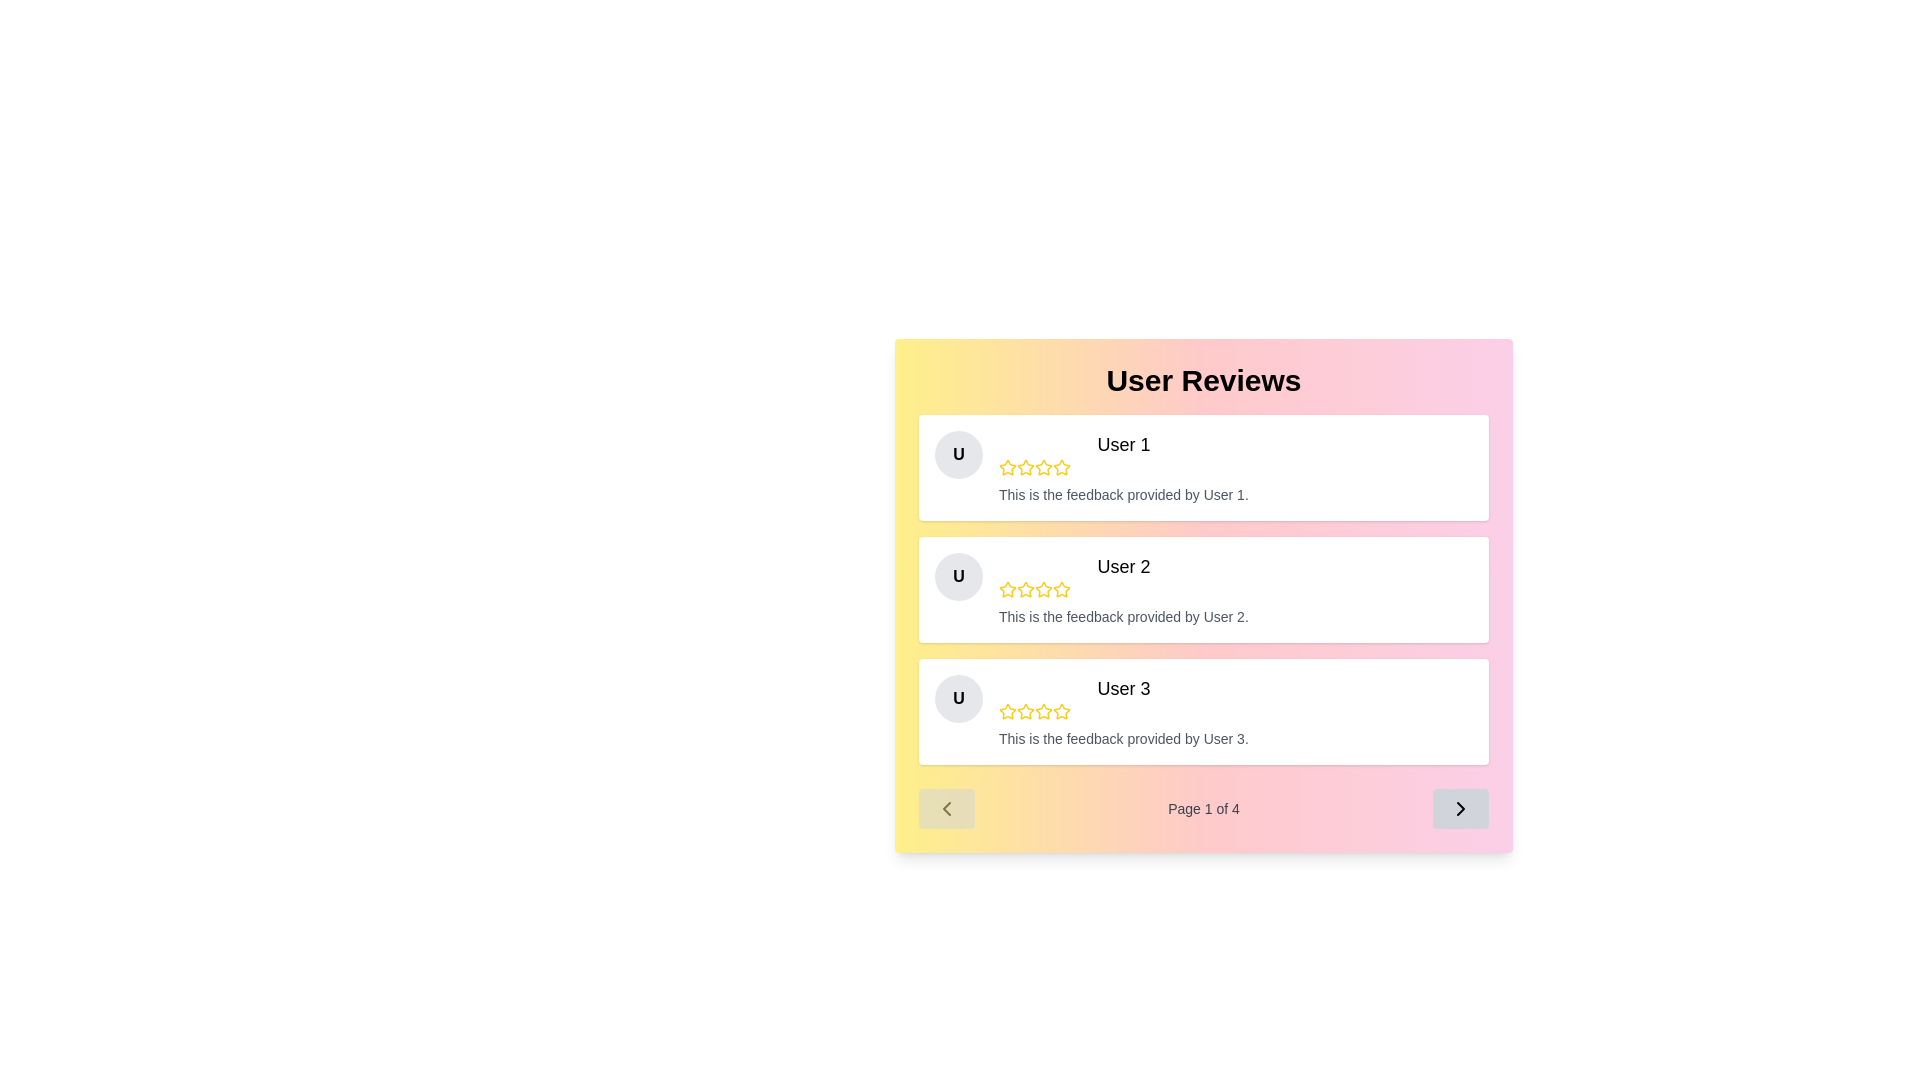 The width and height of the screenshot is (1920, 1080). I want to click on the third star in the Star Rating Icon, so click(1042, 467).